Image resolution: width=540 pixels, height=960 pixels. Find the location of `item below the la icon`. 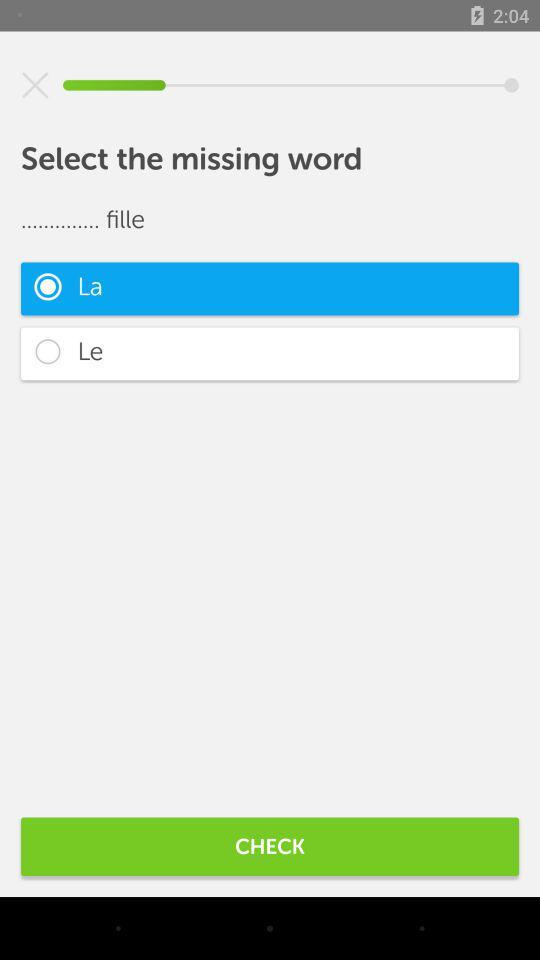

item below the la icon is located at coordinates (270, 353).